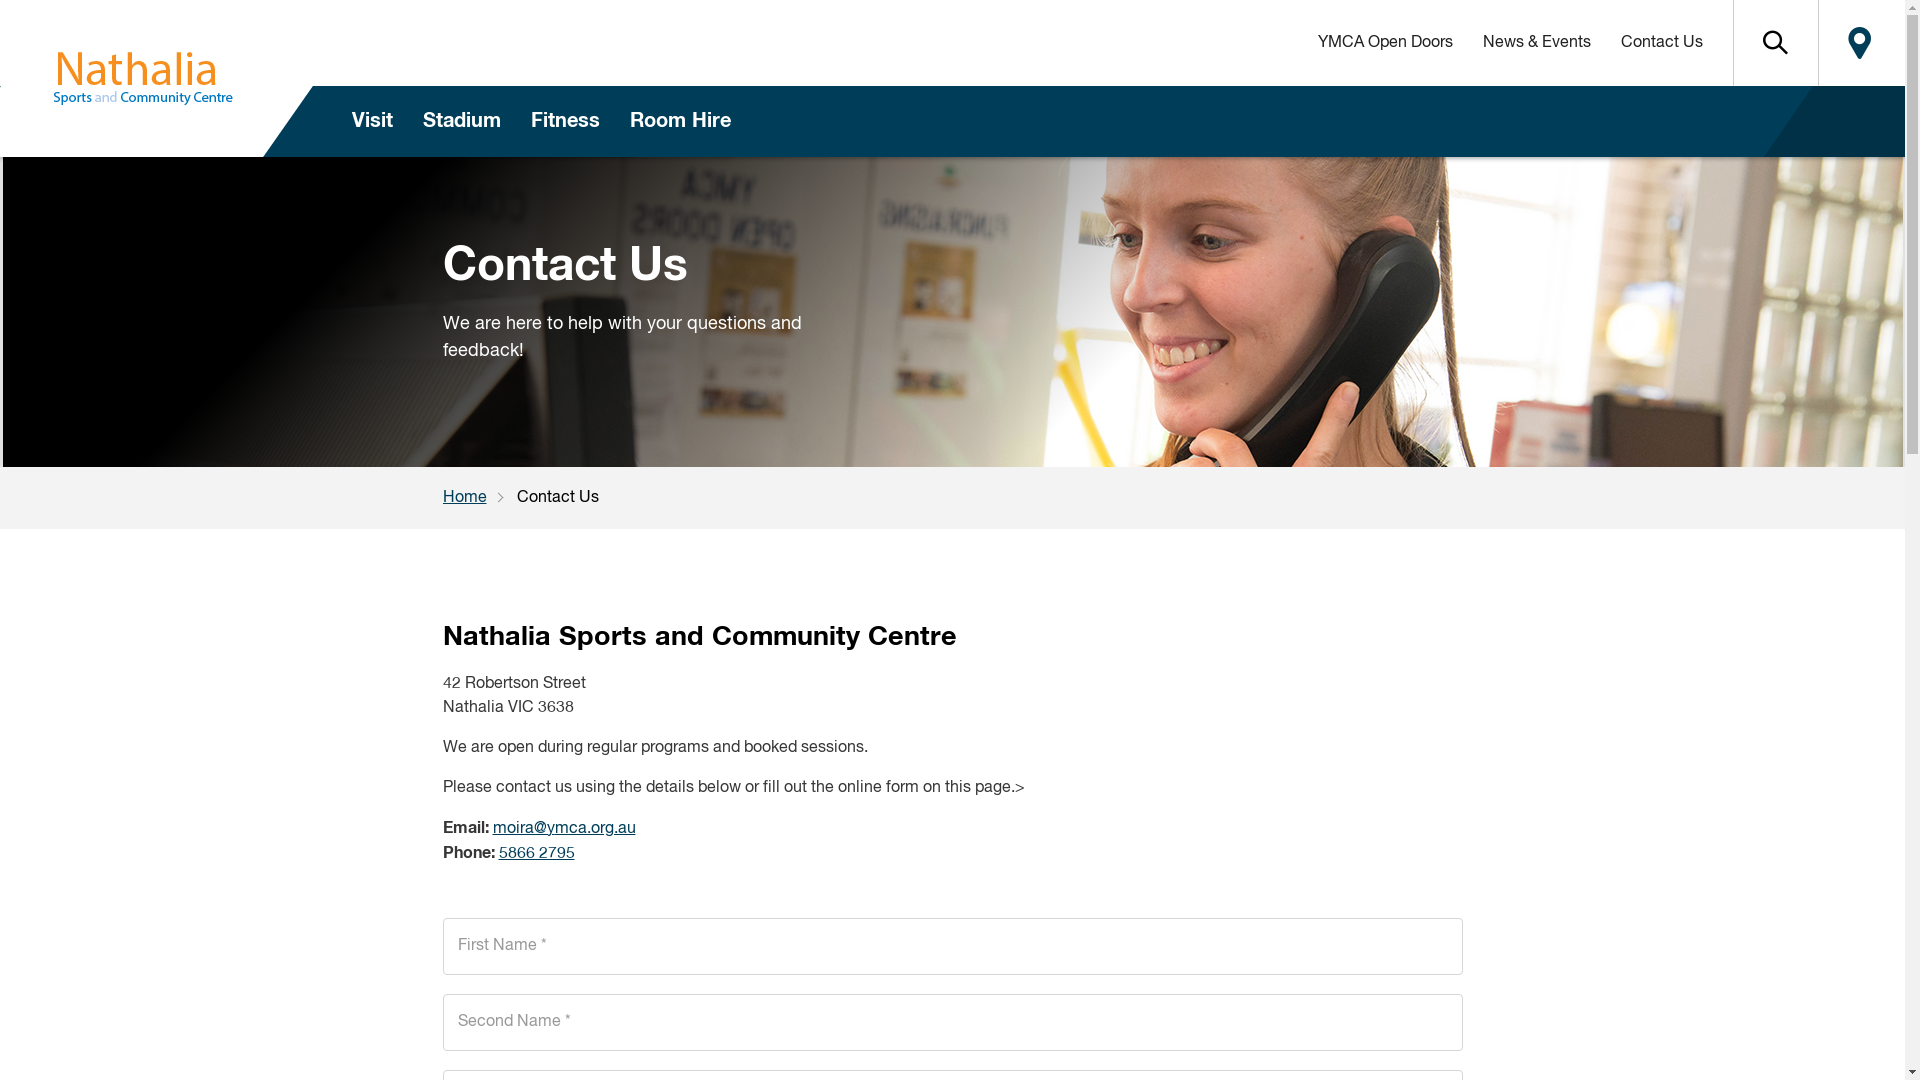 The image size is (1920, 1080). Describe the element at coordinates (593, 829) in the screenshot. I see `'mca.org.au'` at that location.